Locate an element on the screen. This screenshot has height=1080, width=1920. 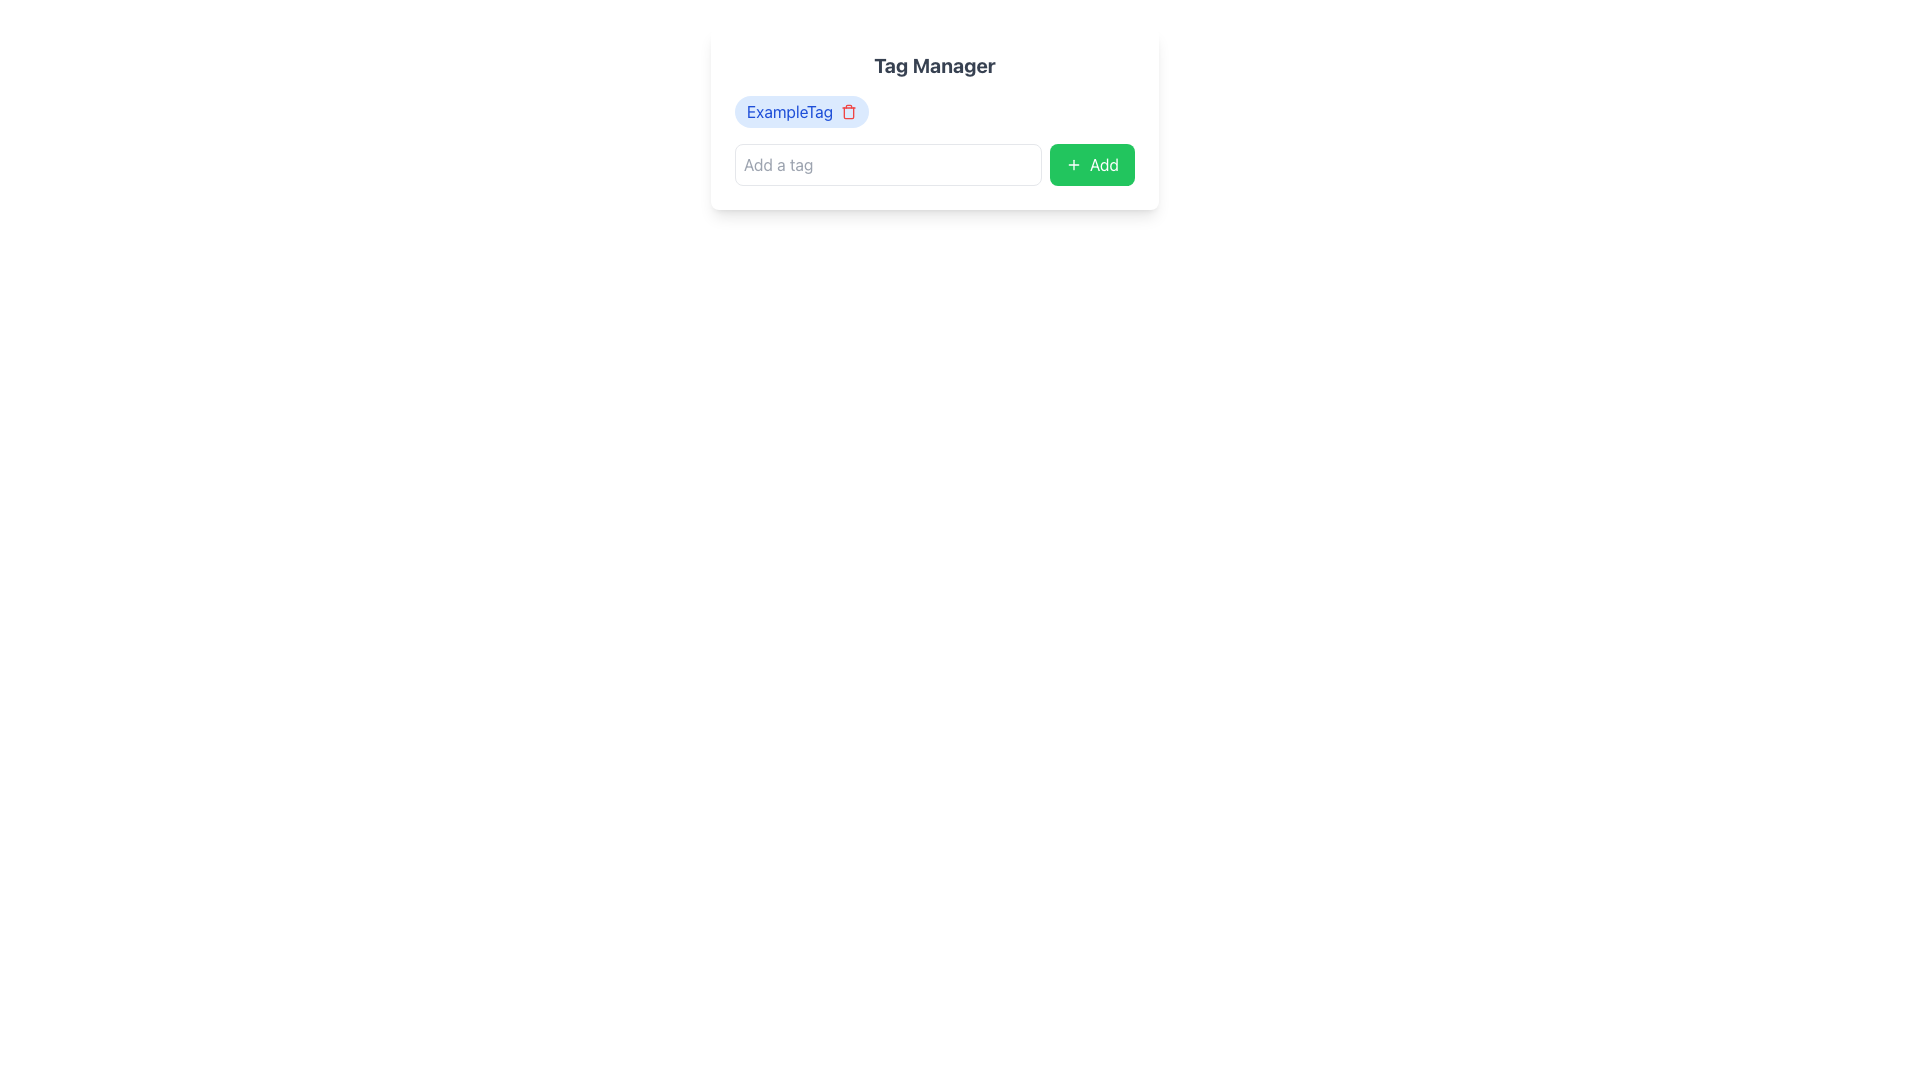
the green circular icon with a white plus symbol located to the left of the 'Add' text within the green button is located at coordinates (1073, 164).